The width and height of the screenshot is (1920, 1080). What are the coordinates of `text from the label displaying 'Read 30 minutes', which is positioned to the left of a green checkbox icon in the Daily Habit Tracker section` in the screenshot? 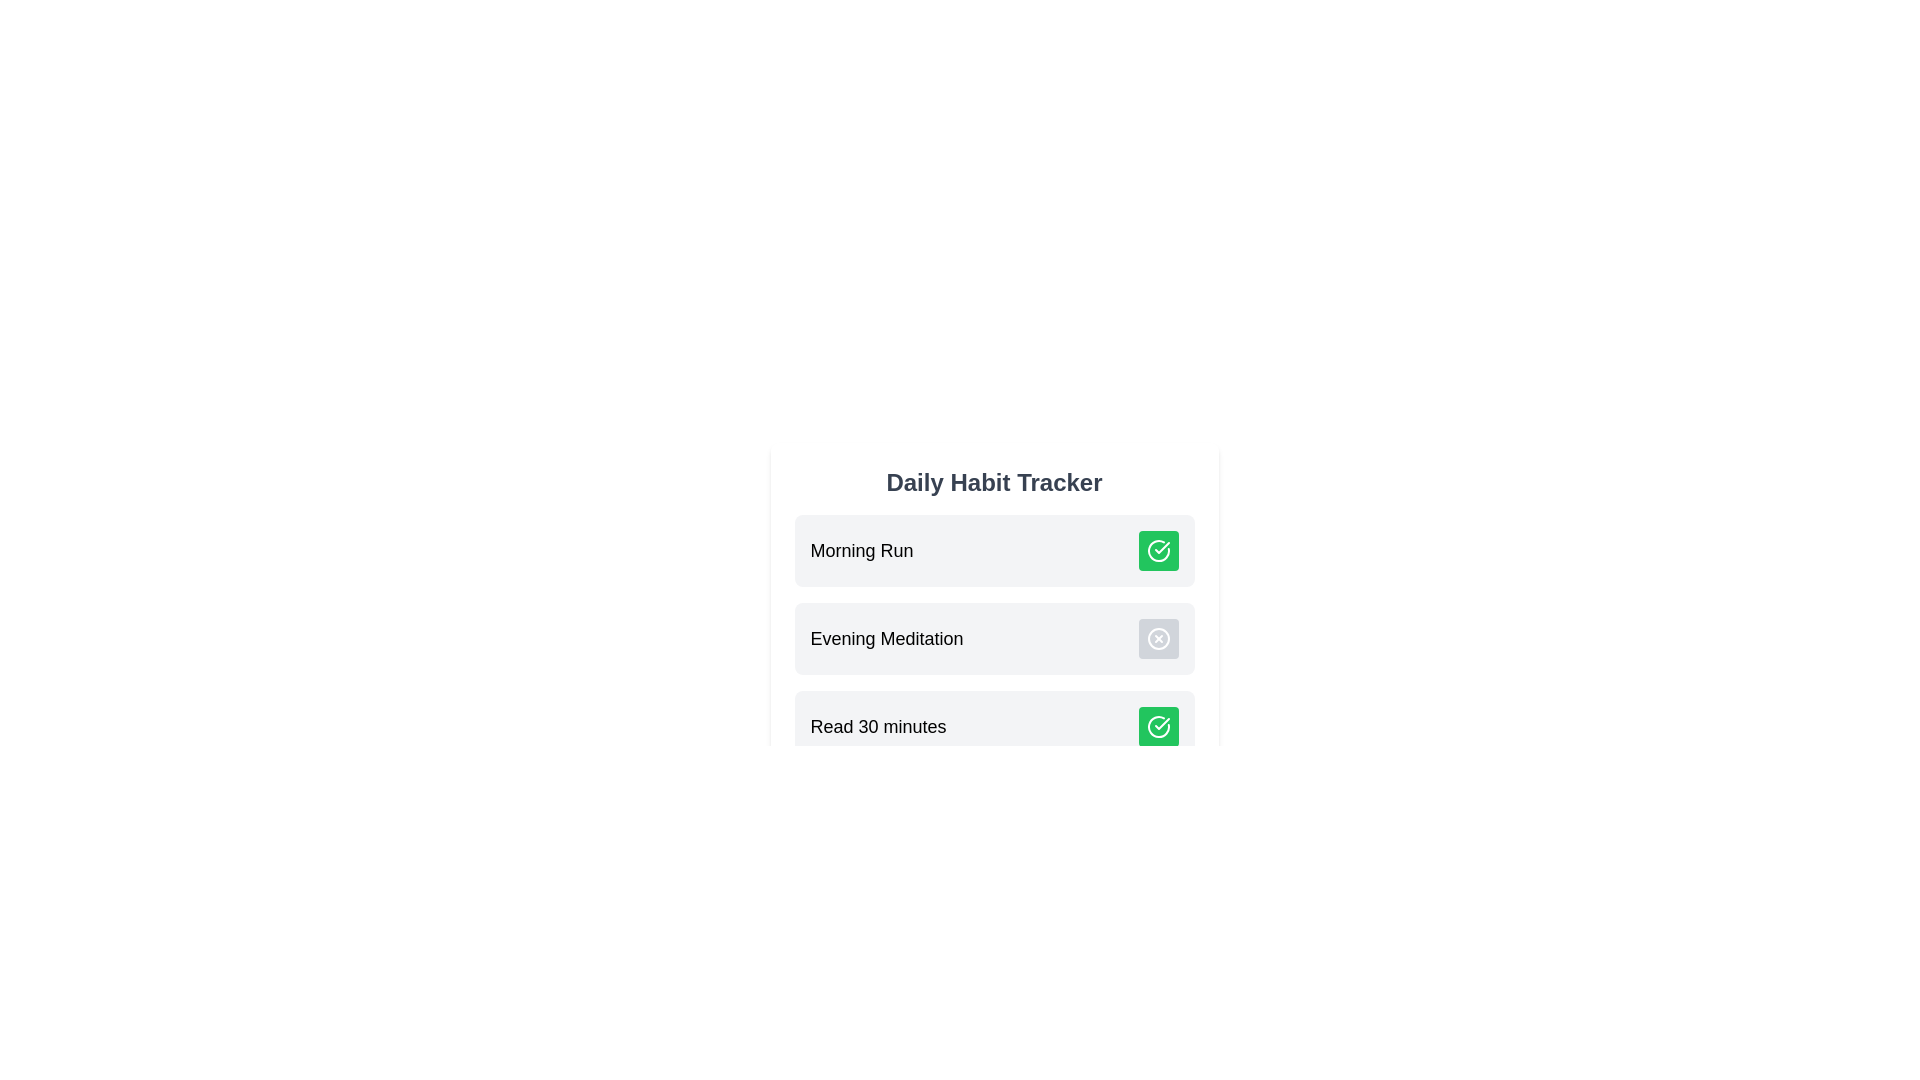 It's located at (878, 726).